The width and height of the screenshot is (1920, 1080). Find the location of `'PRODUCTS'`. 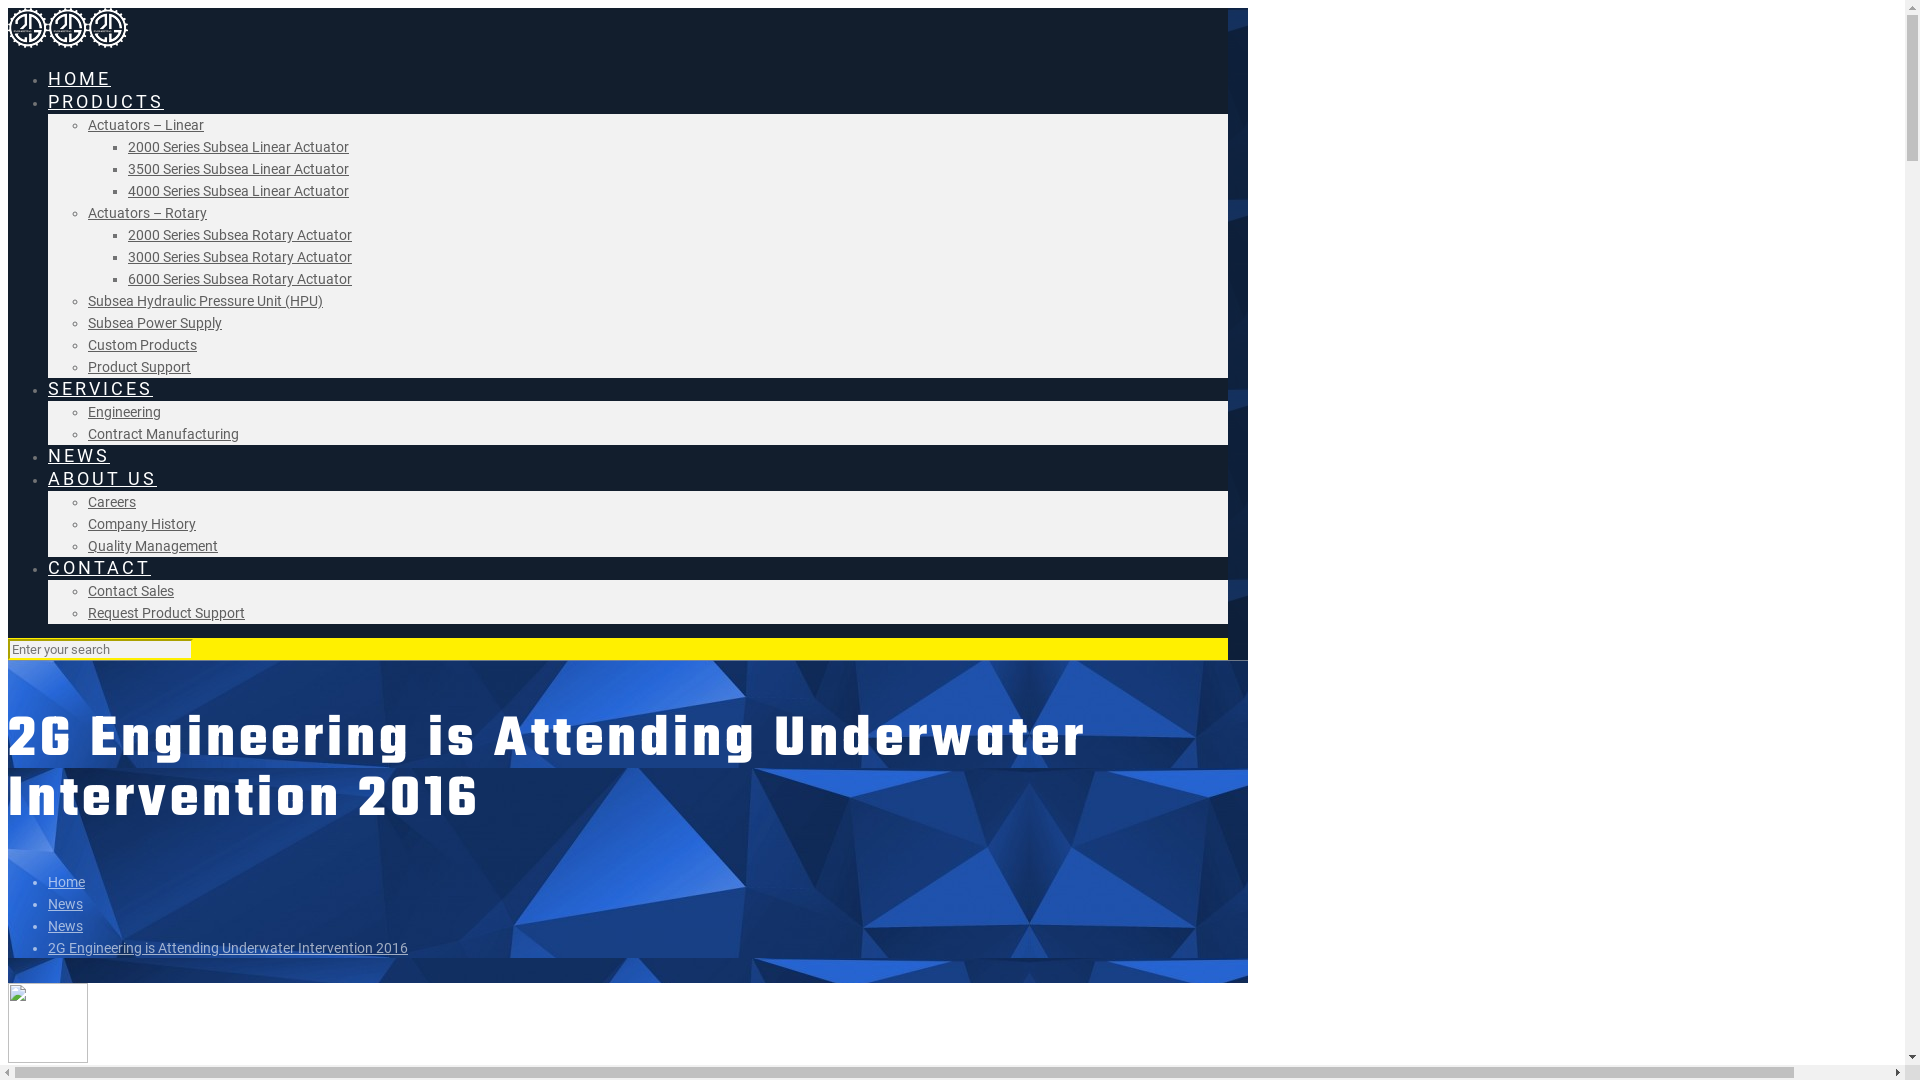

'PRODUCTS' is located at coordinates (104, 101).